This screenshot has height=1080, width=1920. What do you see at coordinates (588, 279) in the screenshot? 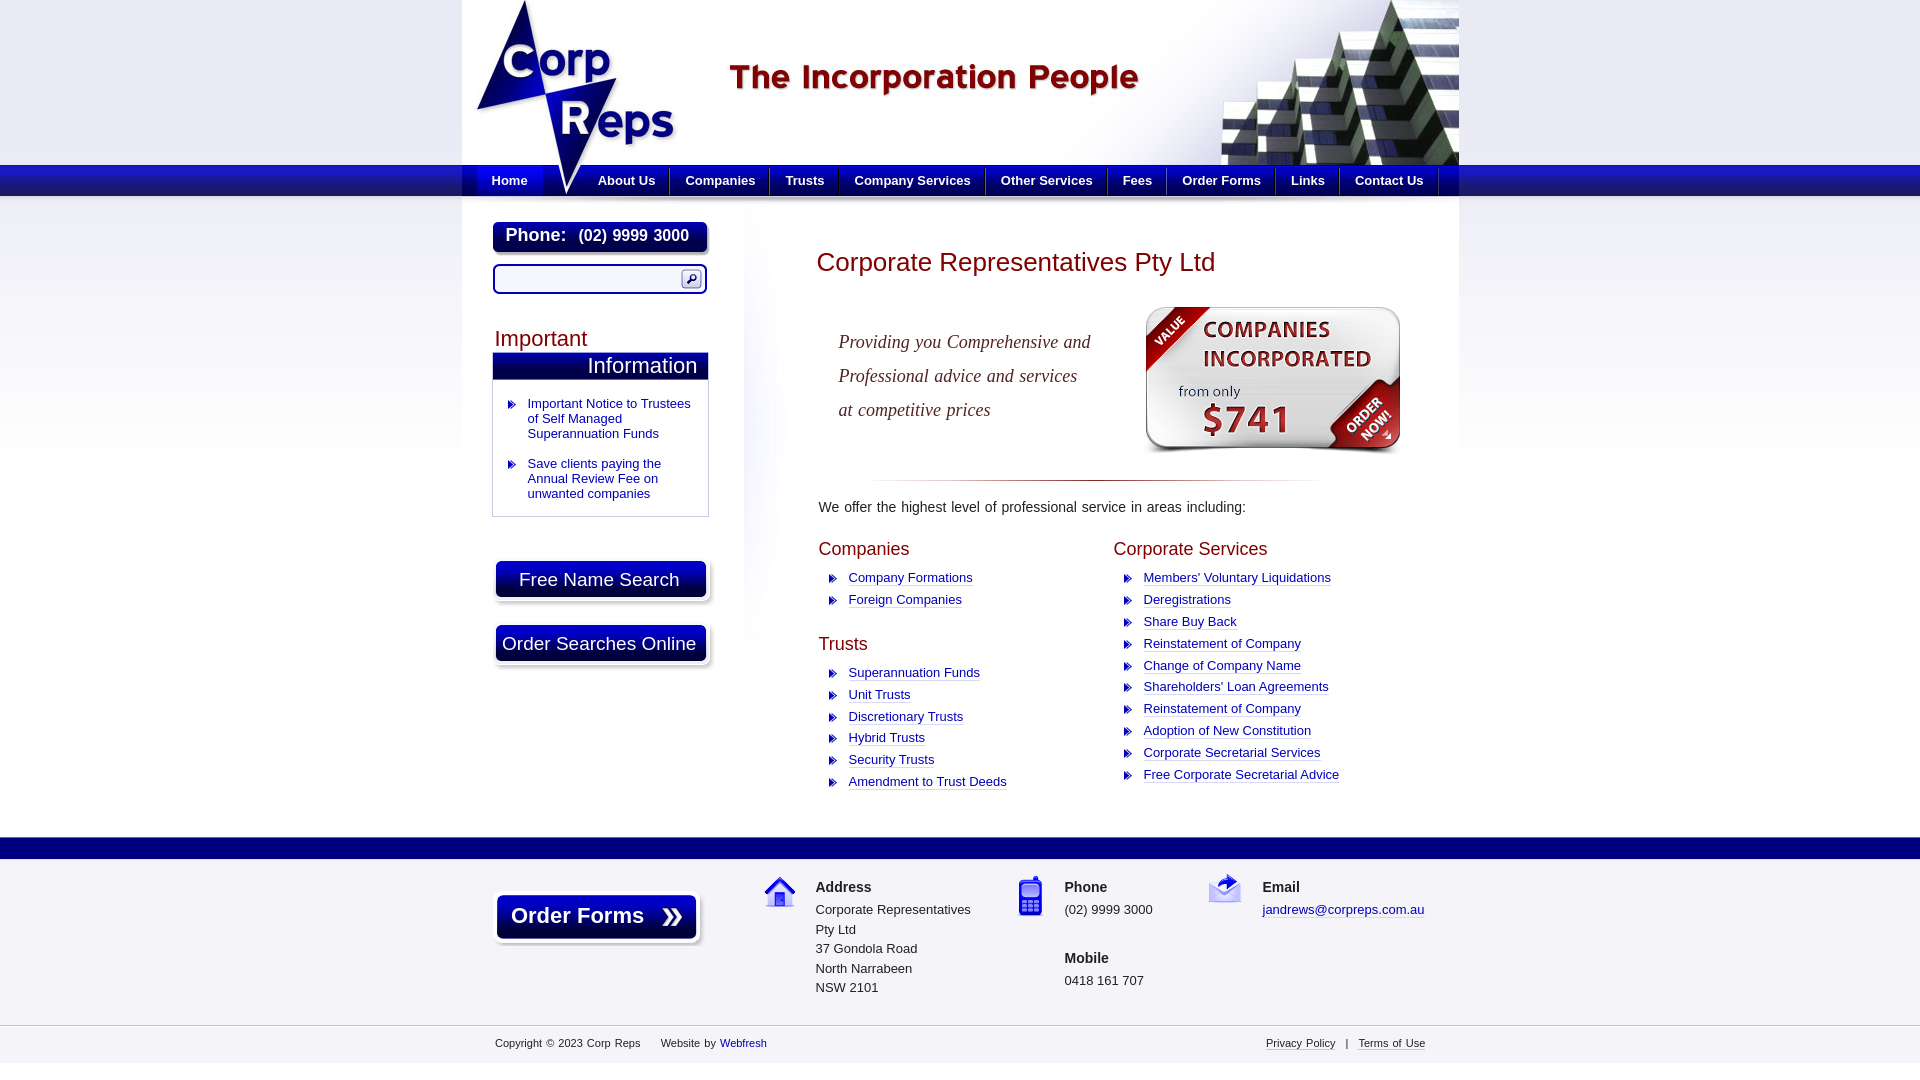
I see `'Search our site...'` at bounding box center [588, 279].